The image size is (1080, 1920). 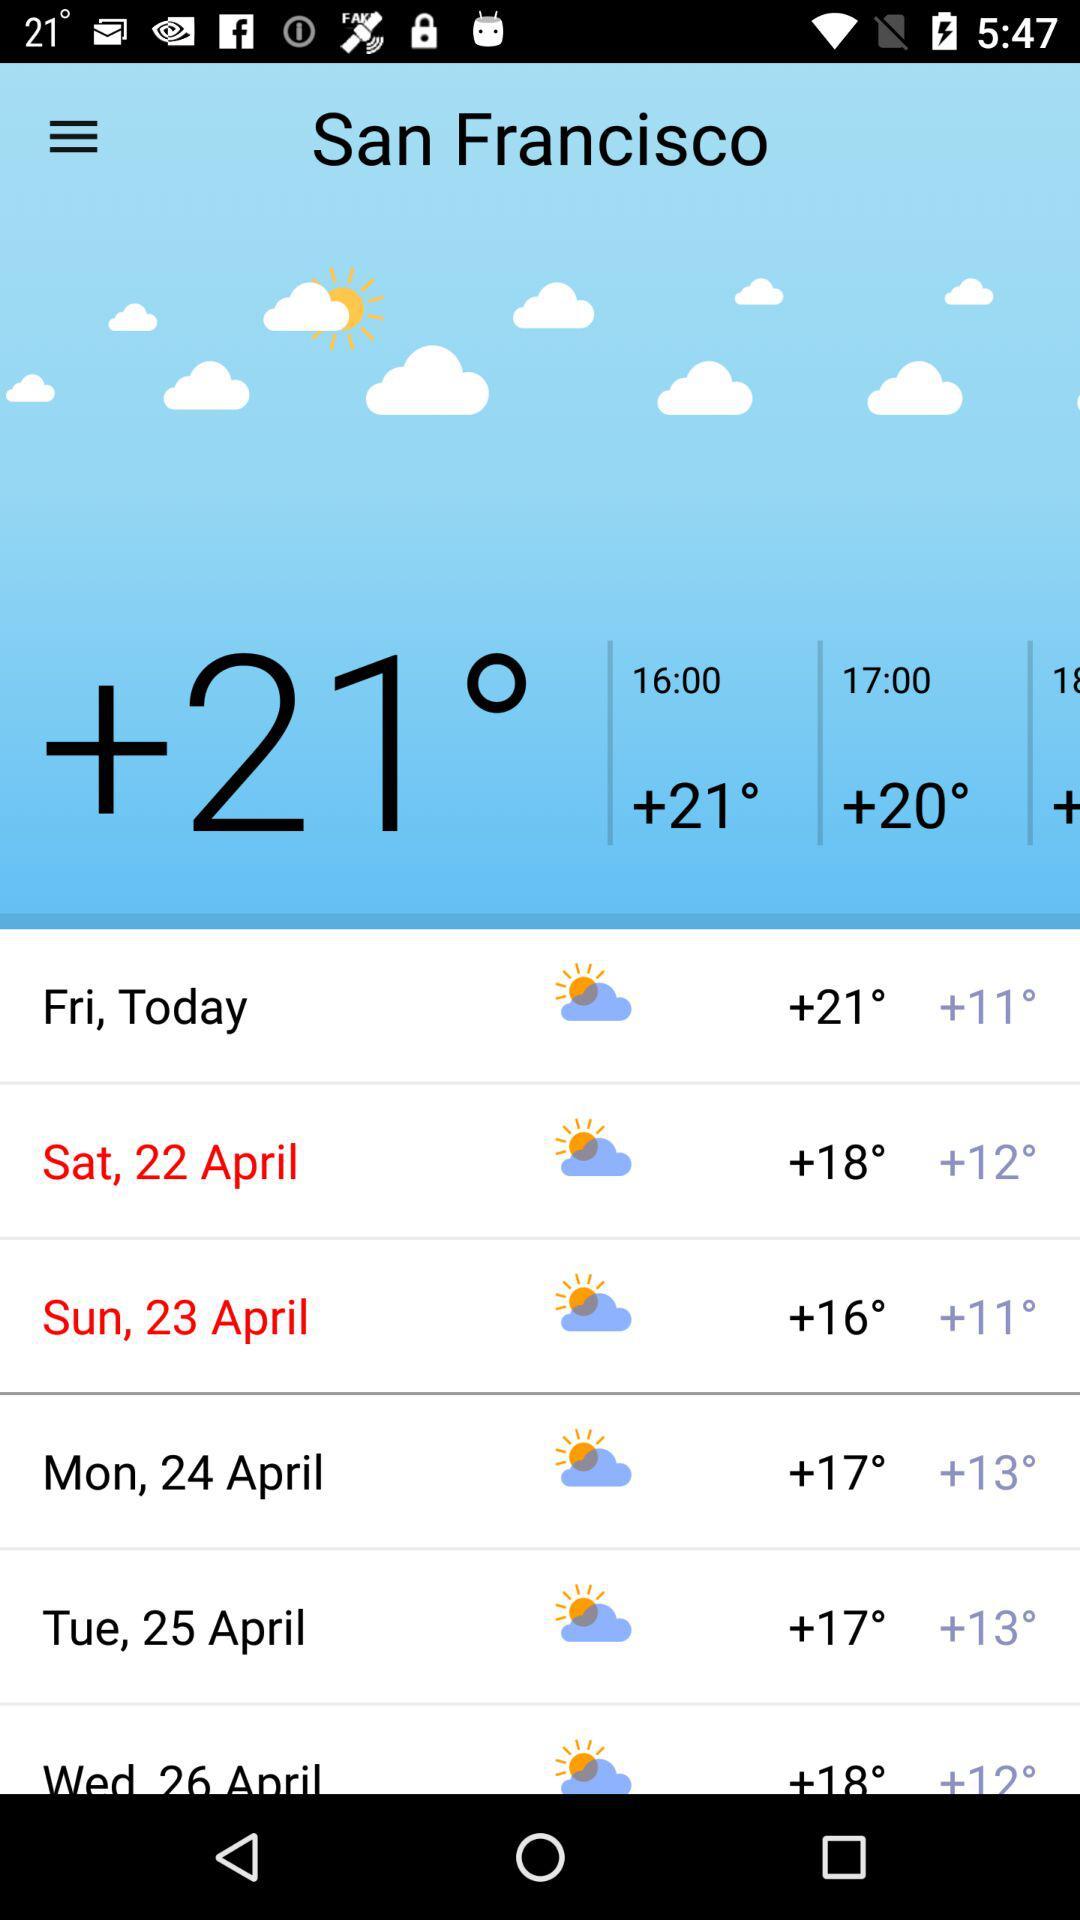 I want to click on the san francisco, so click(x=540, y=135).